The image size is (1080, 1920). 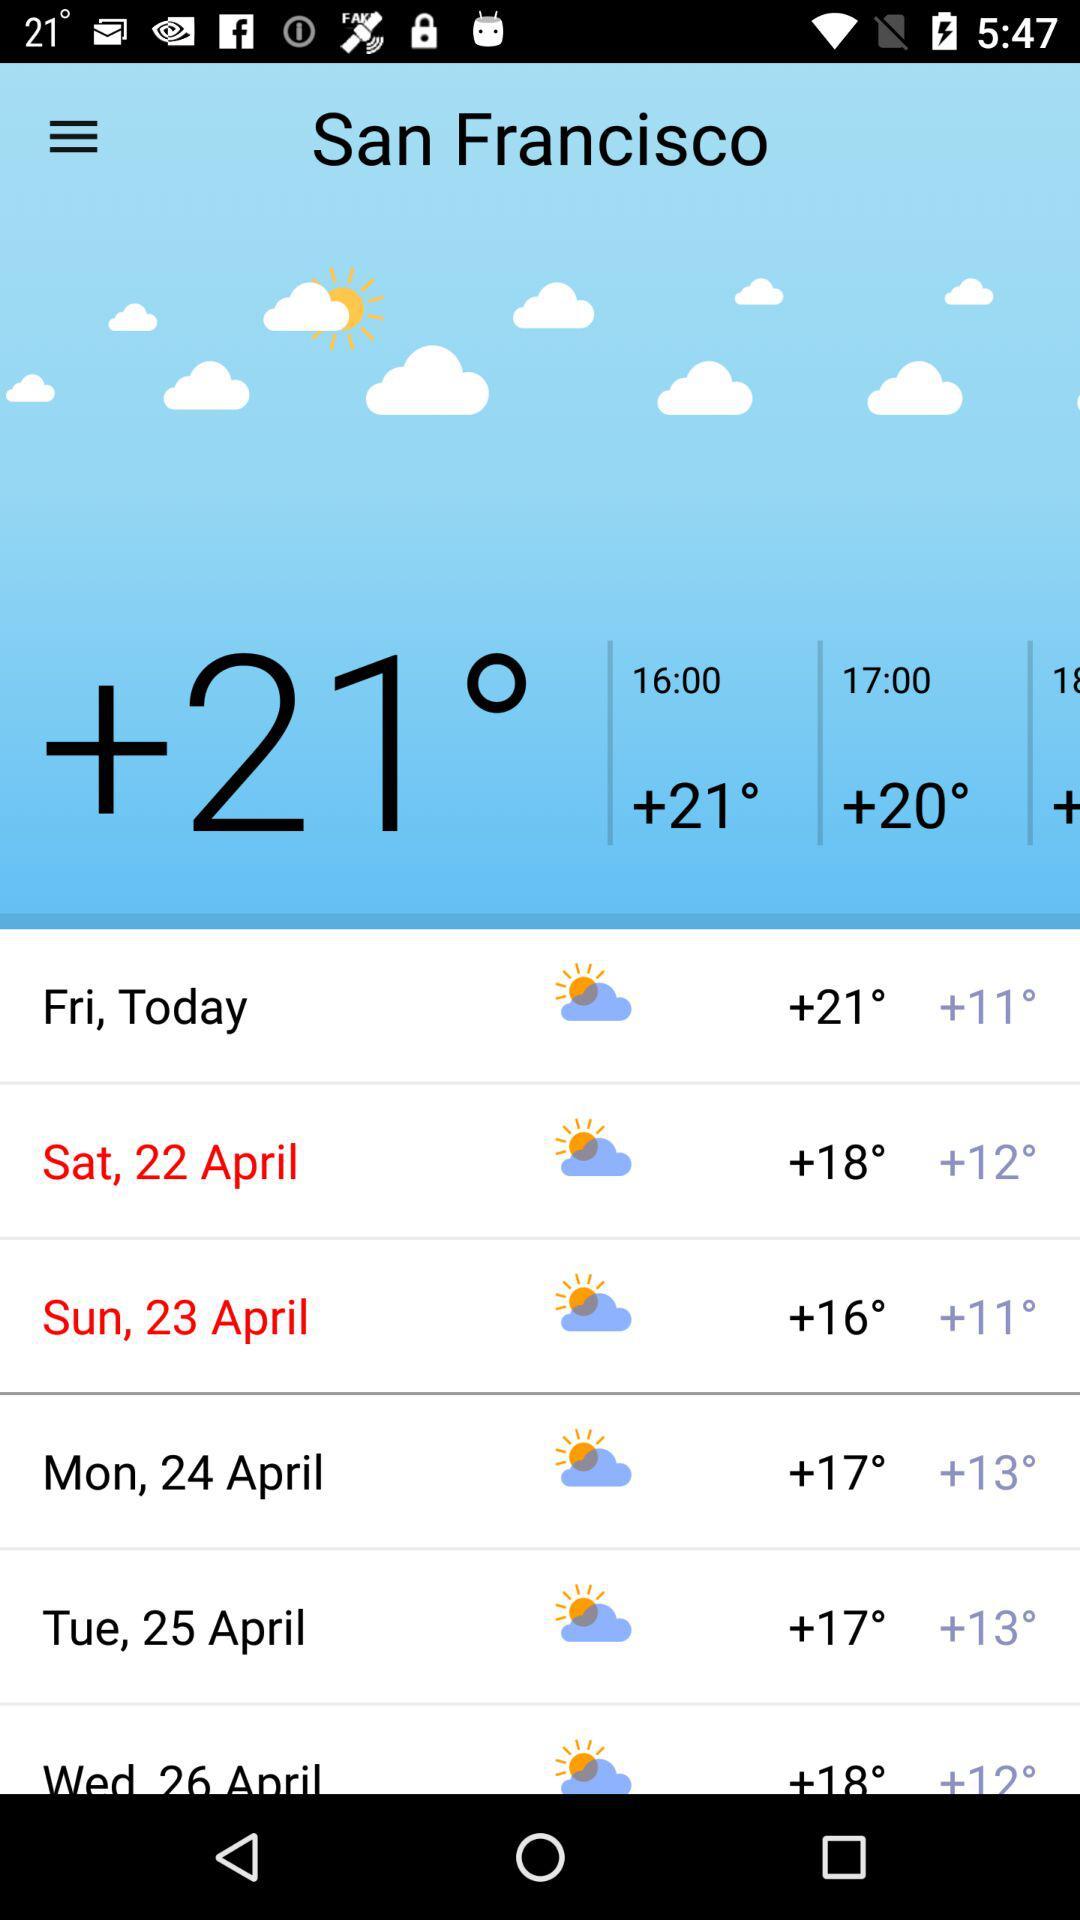 I want to click on the san francisco, so click(x=540, y=135).